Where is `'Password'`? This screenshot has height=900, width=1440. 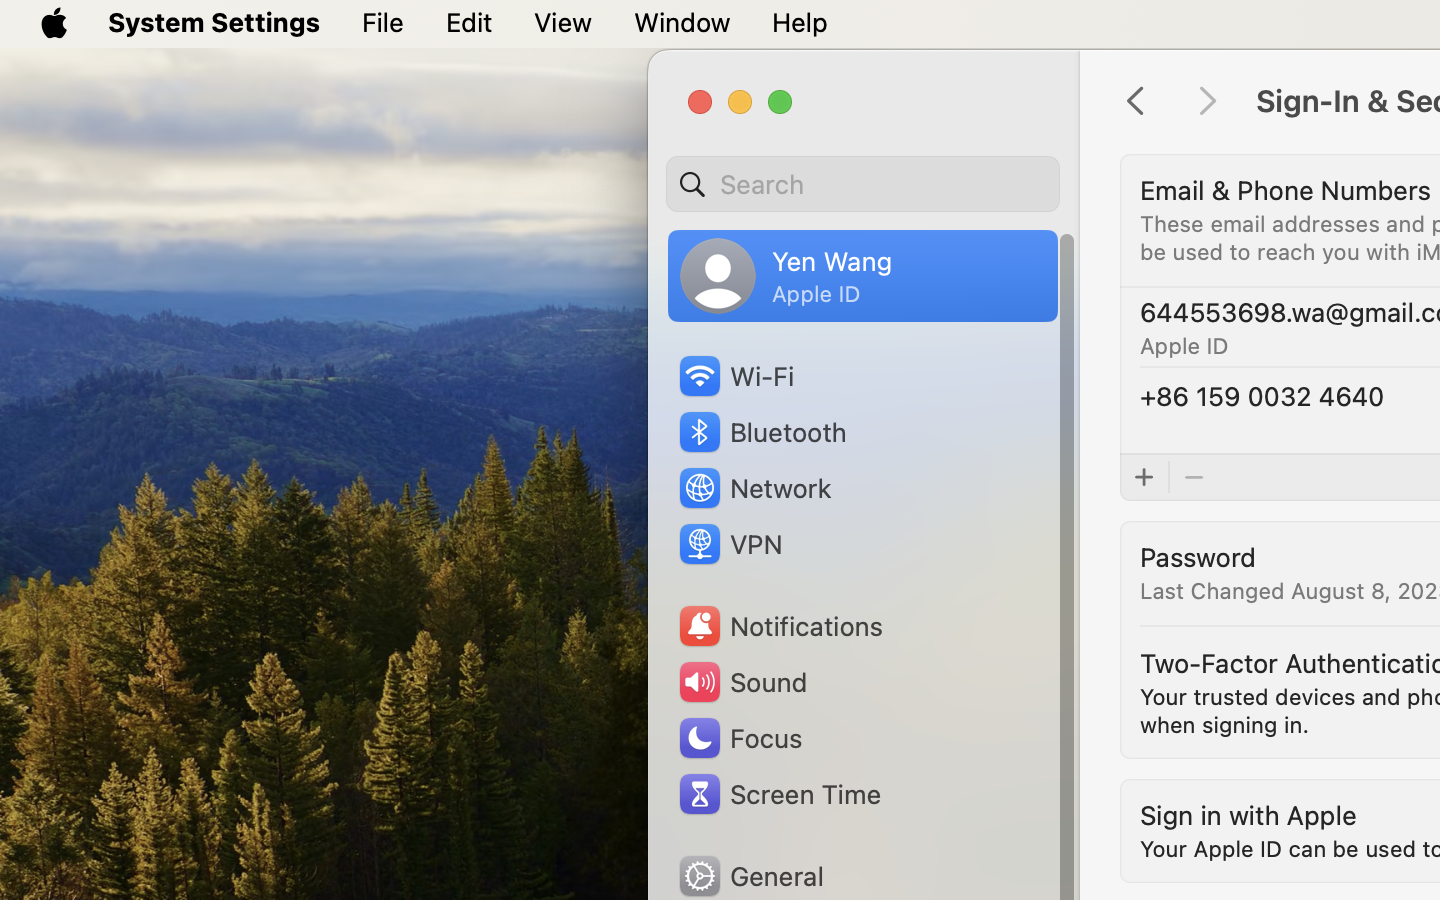
'Password' is located at coordinates (1197, 555).